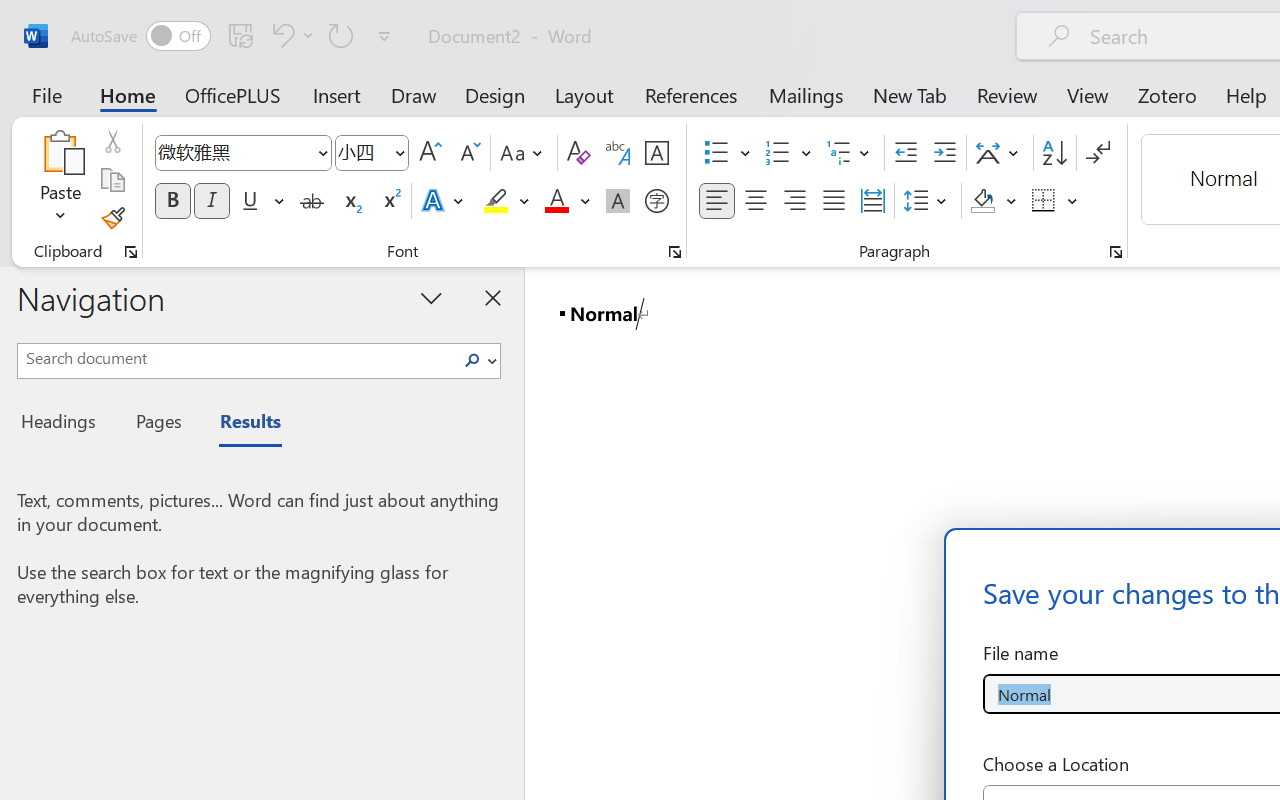 Image resolution: width=1280 pixels, height=800 pixels. What do you see at coordinates (656, 201) in the screenshot?
I see `'Enclose Characters...'` at bounding box center [656, 201].